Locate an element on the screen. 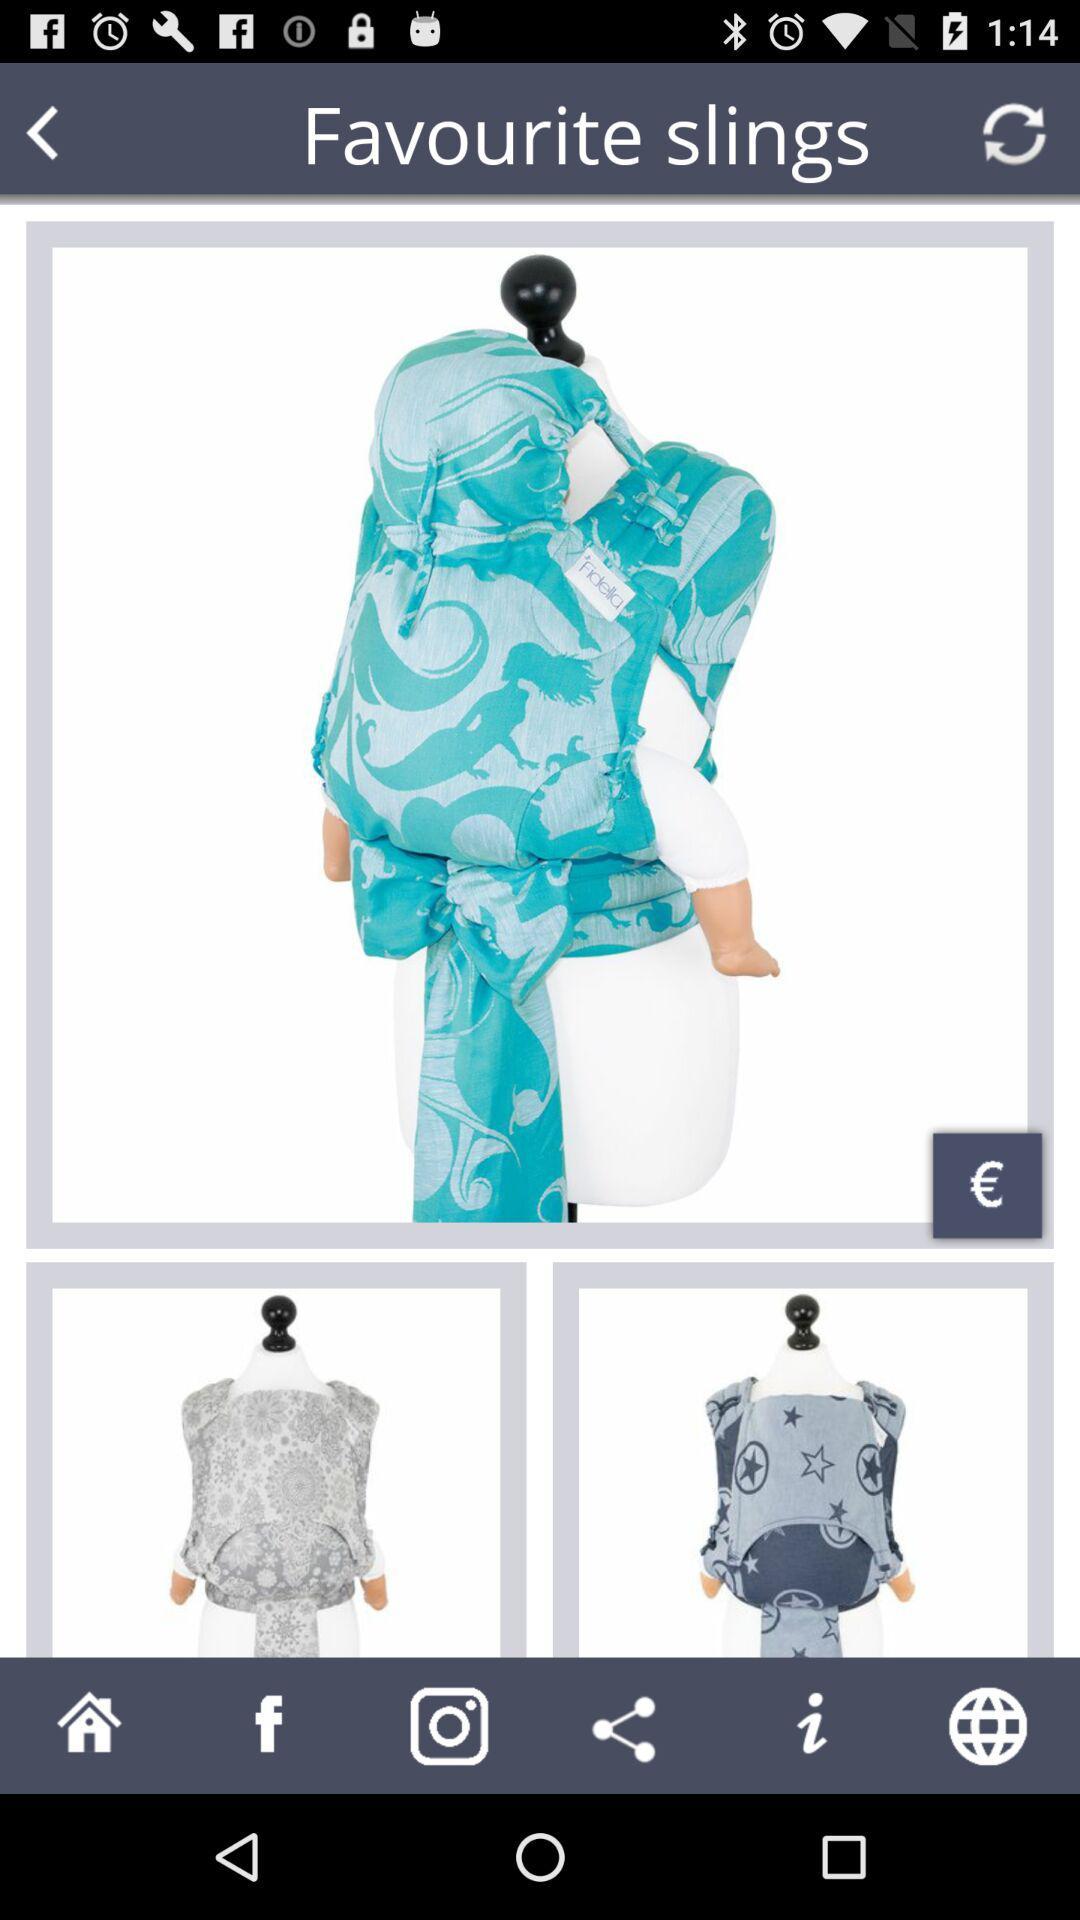 Image resolution: width=1080 pixels, height=1920 pixels. choose article is located at coordinates (802, 1473).